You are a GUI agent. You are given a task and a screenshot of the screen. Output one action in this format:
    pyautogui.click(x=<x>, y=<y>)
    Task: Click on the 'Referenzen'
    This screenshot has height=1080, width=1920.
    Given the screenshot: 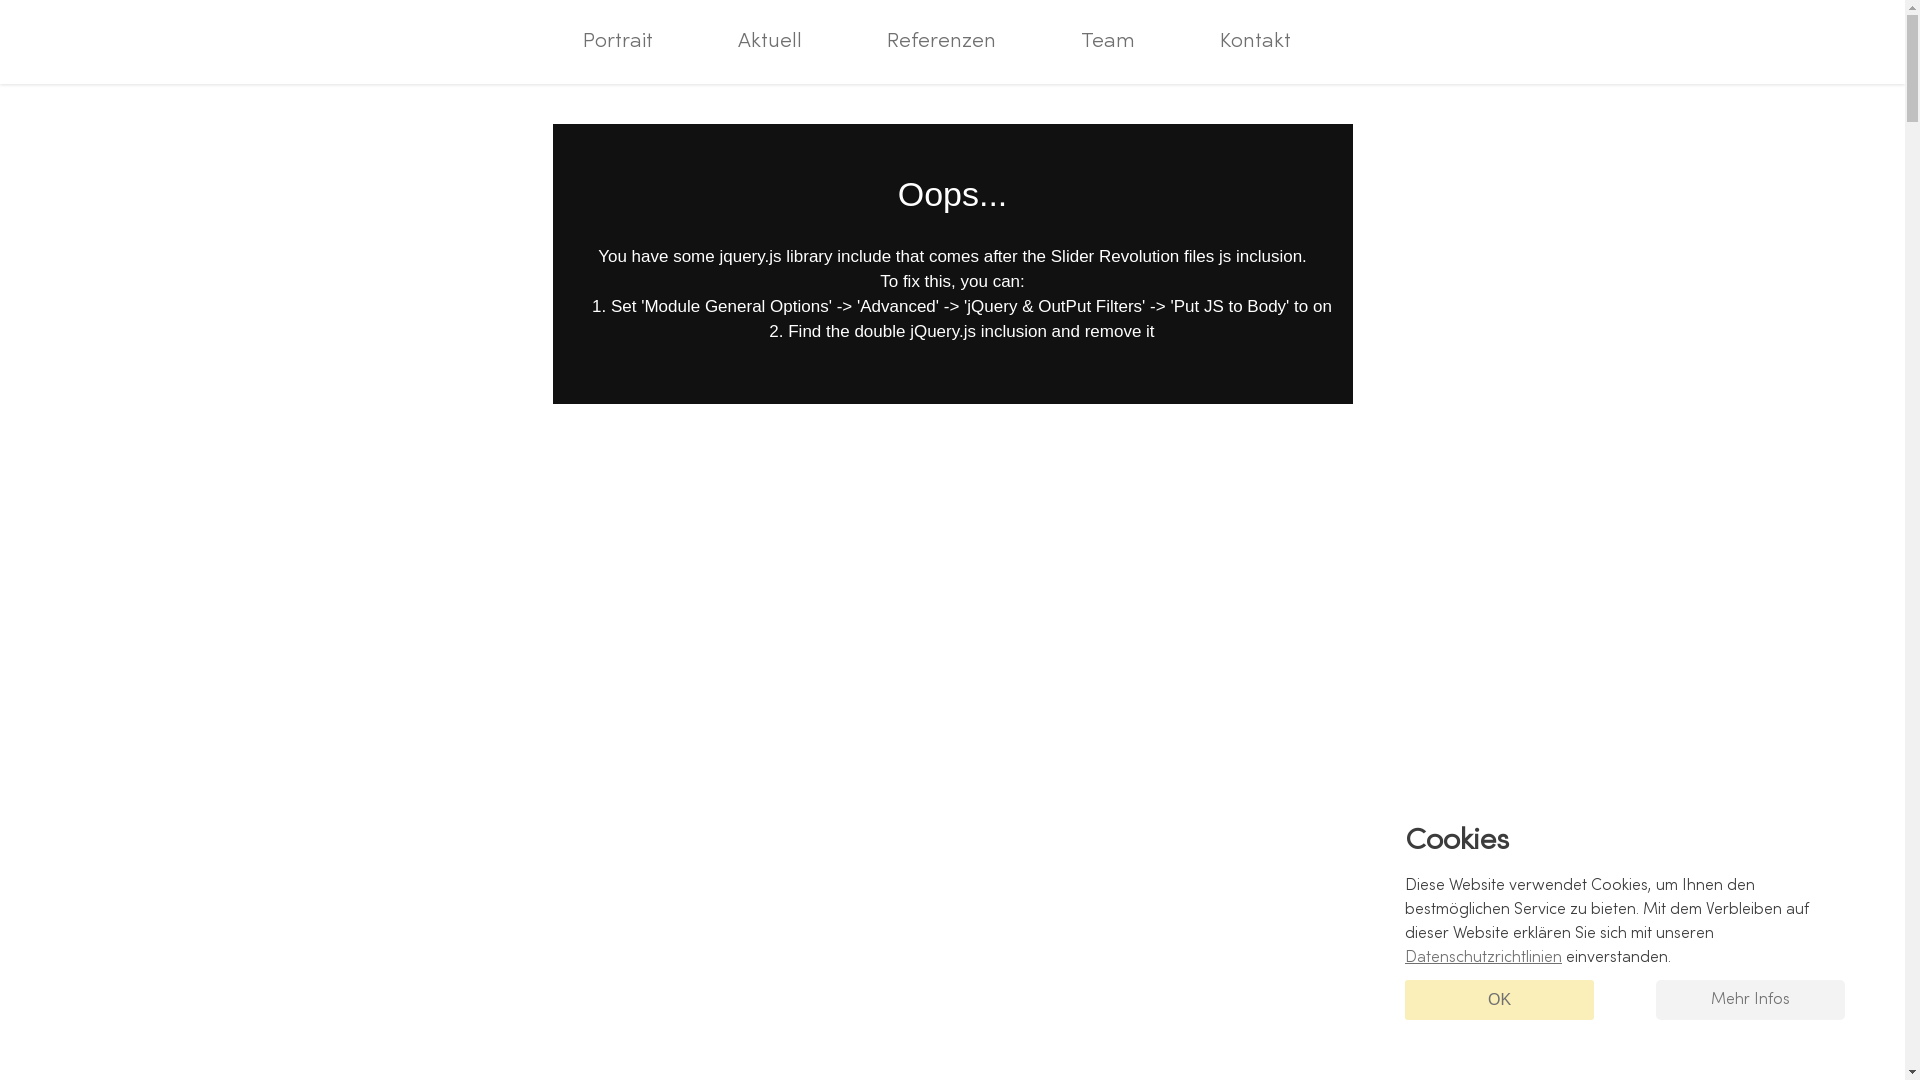 What is the action you would take?
    pyautogui.click(x=940, y=42)
    